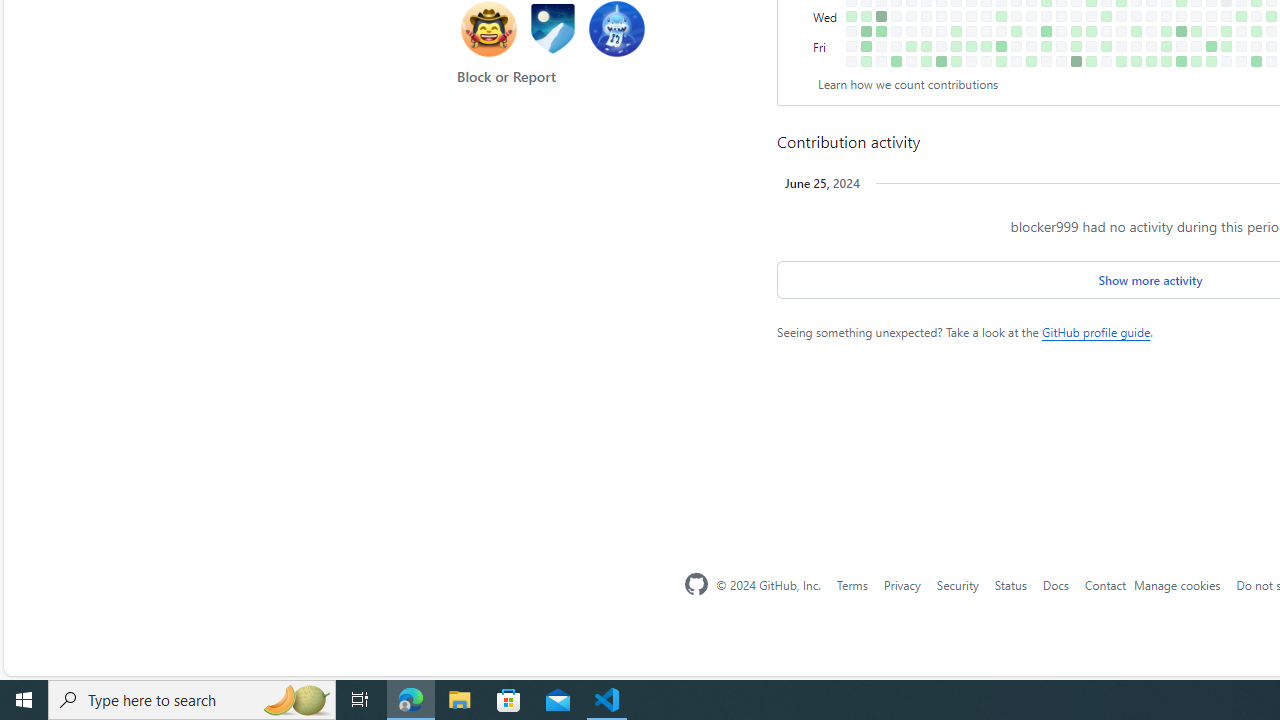 This screenshot has width=1280, height=720. What do you see at coordinates (1031, 45) in the screenshot?
I see `'No contributions on March 29th.'` at bounding box center [1031, 45].